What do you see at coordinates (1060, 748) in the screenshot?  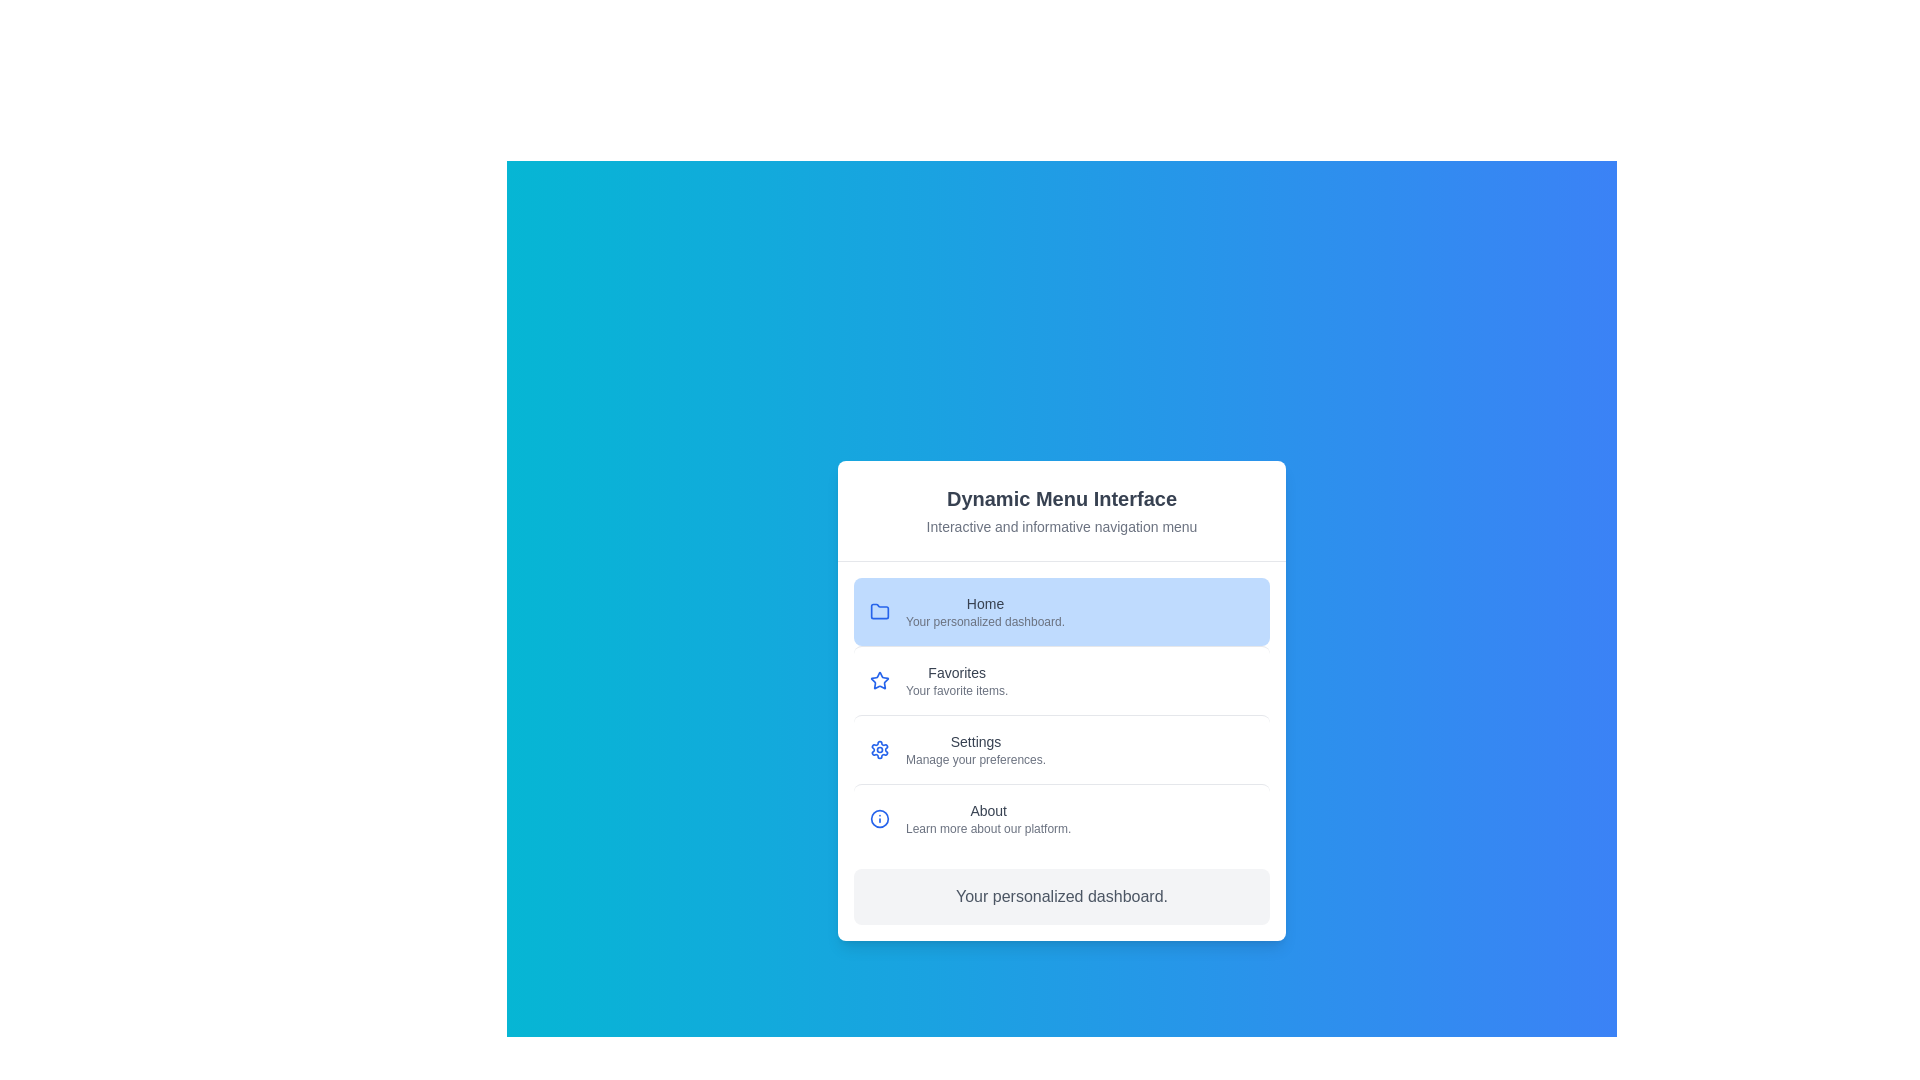 I see `the menu item labeled Settings` at bounding box center [1060, 748].